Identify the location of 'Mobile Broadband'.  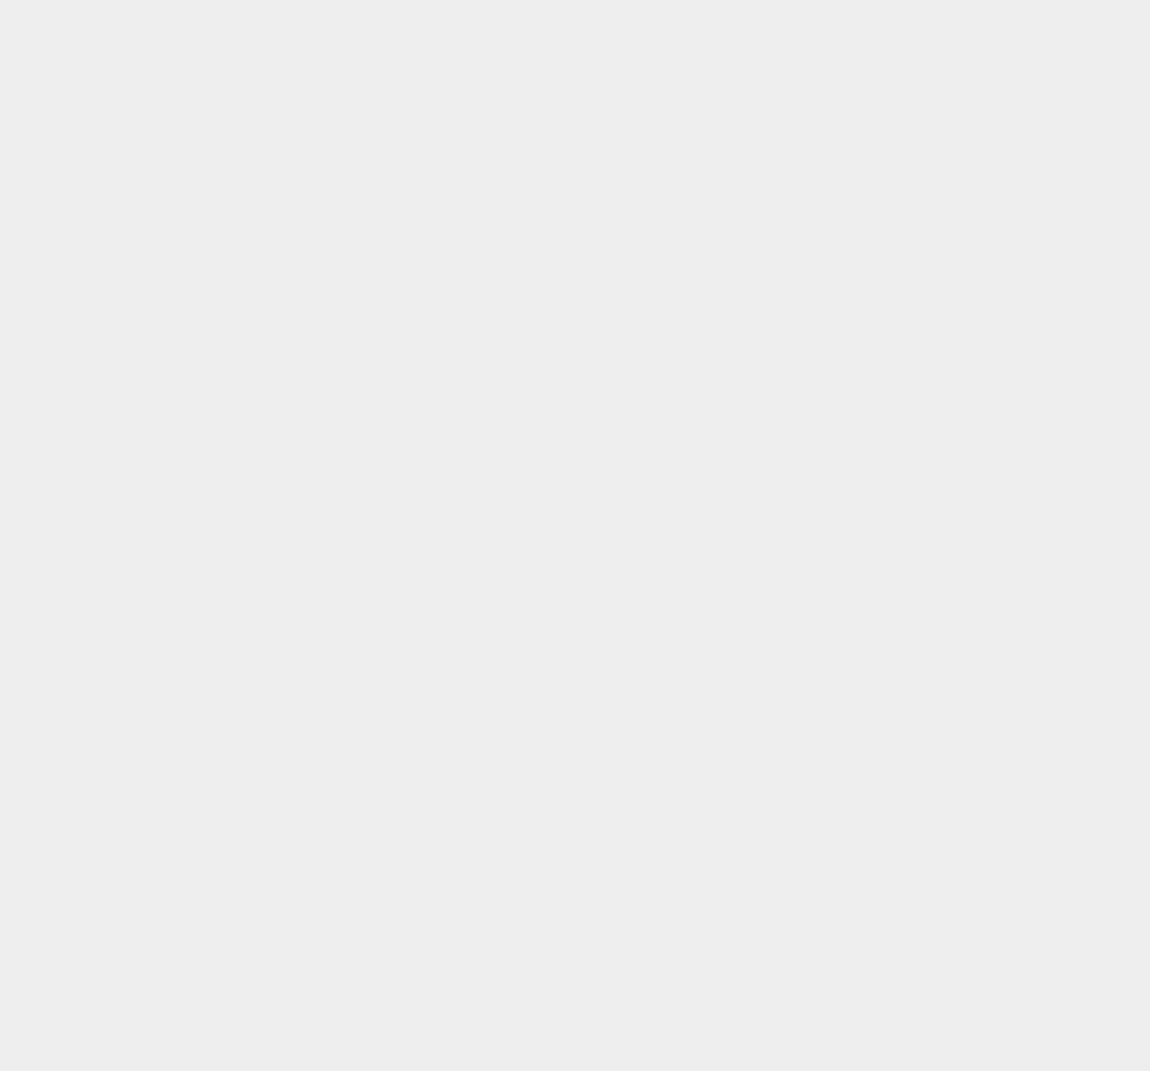
(869, 477).